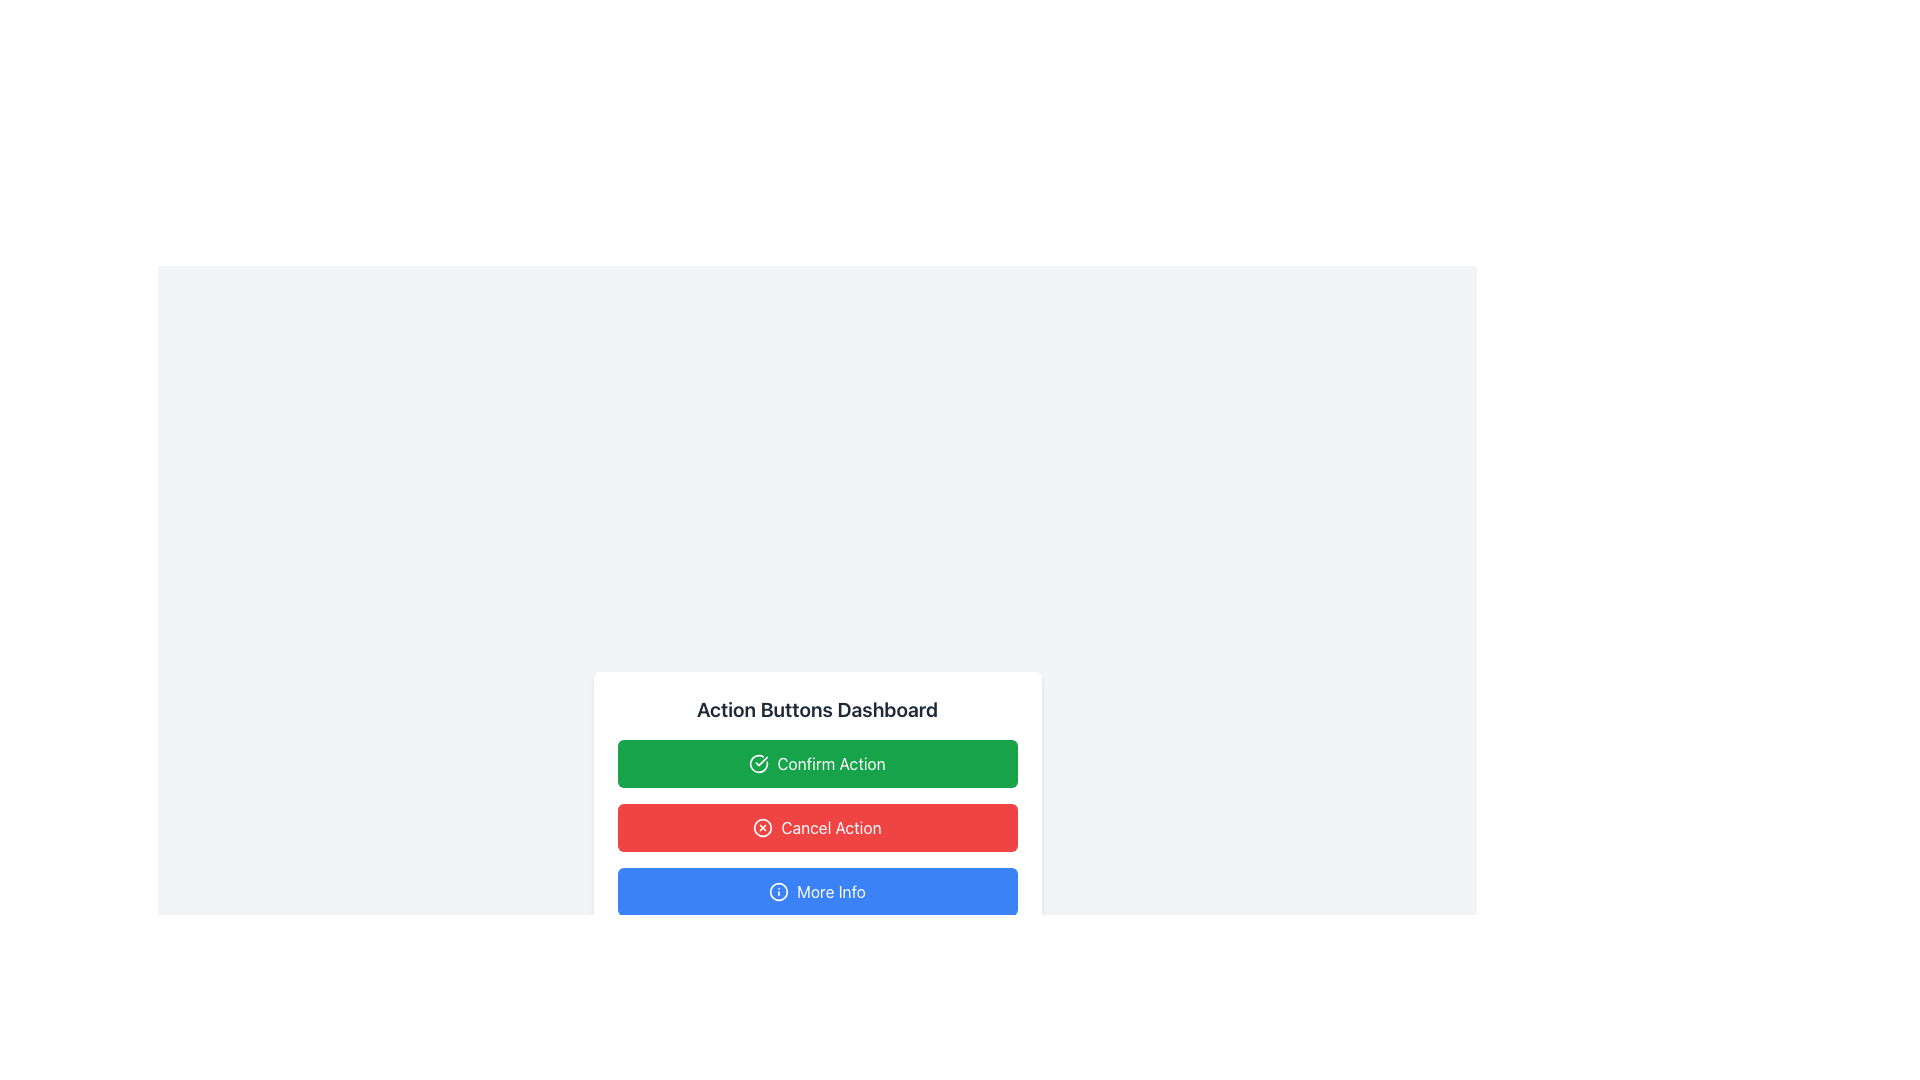 This screenshot has width=1920, height=1080. I want to click on the text label displaying 'Action Buttons Dashboard', which is styled with a bold, large font and dark gray color, located at the top of a white card, so click(817, 708).